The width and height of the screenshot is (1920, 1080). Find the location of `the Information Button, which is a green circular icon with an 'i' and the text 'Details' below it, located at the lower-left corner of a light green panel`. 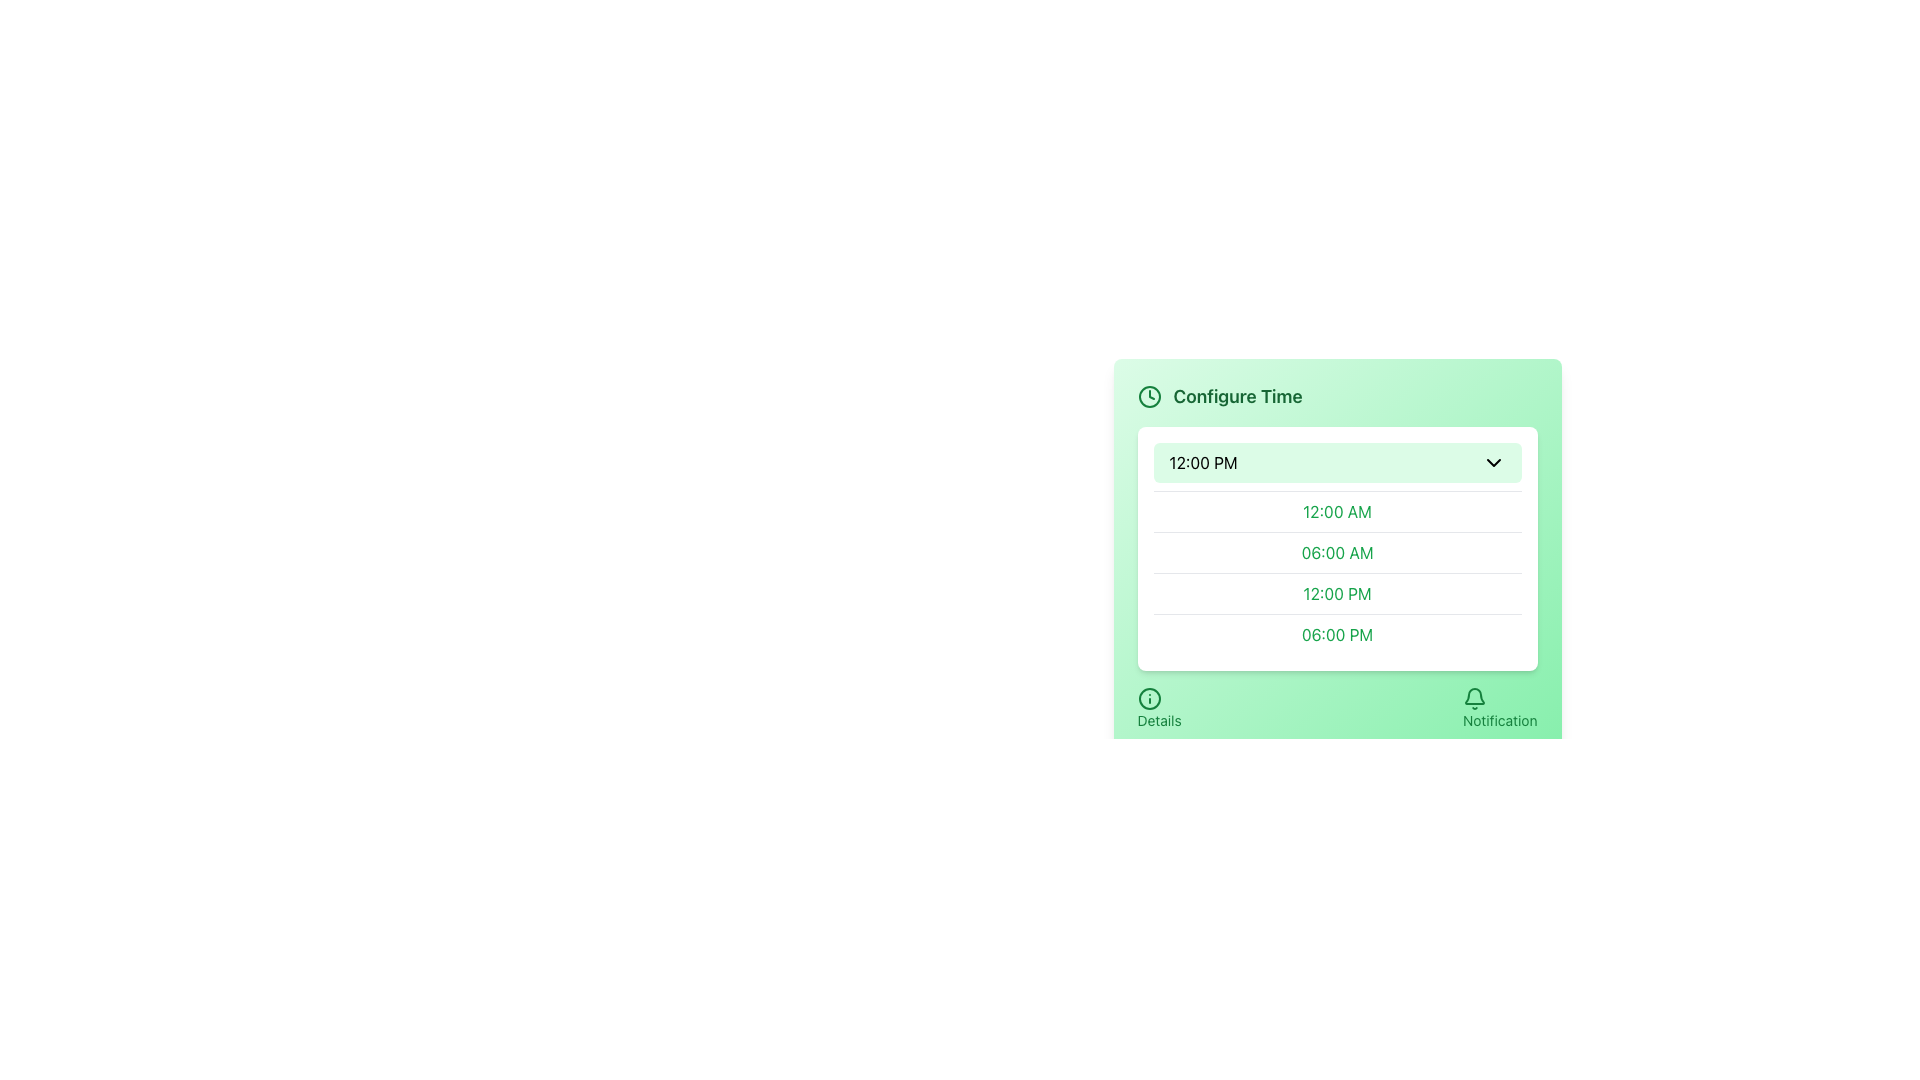

the Information Button, which is a green circular icon with an 'i' and the text 'Details' below it, located at the lower-left corner of a light green panel is located at coordinates (1159, 708).